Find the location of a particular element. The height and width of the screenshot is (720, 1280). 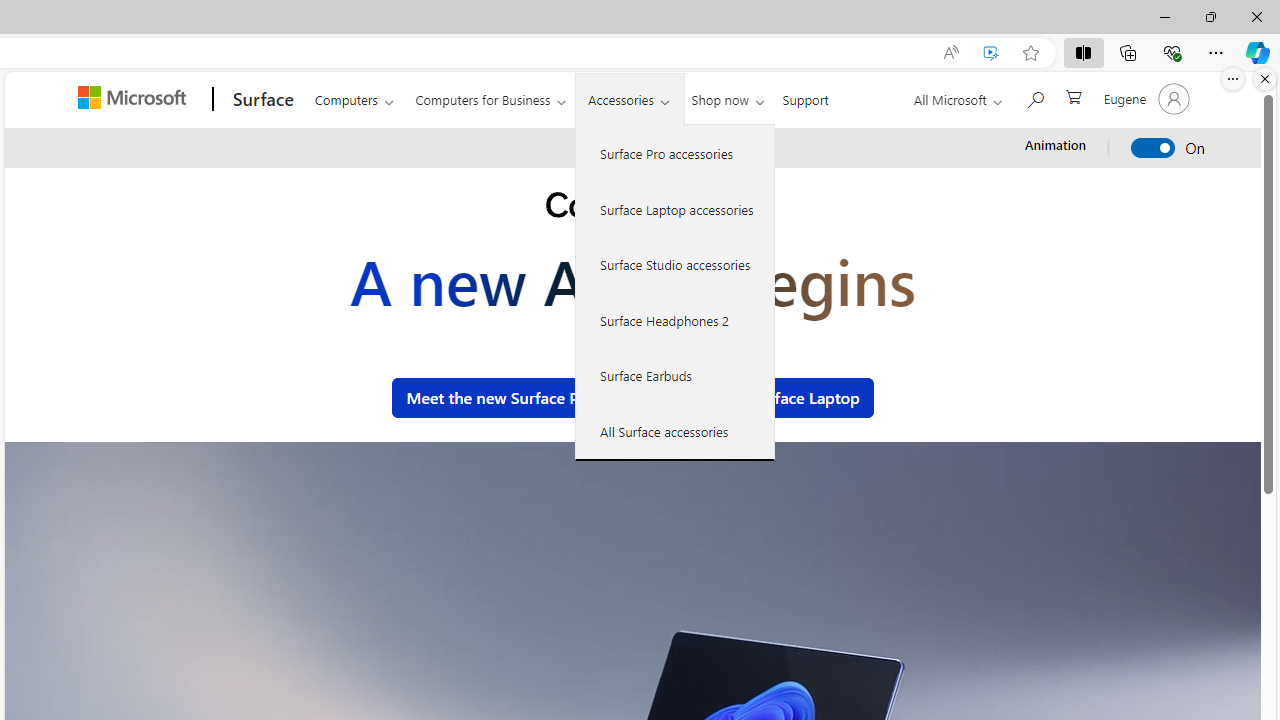

'Account manager for Eugene' is located at coordinates (1144, 99).